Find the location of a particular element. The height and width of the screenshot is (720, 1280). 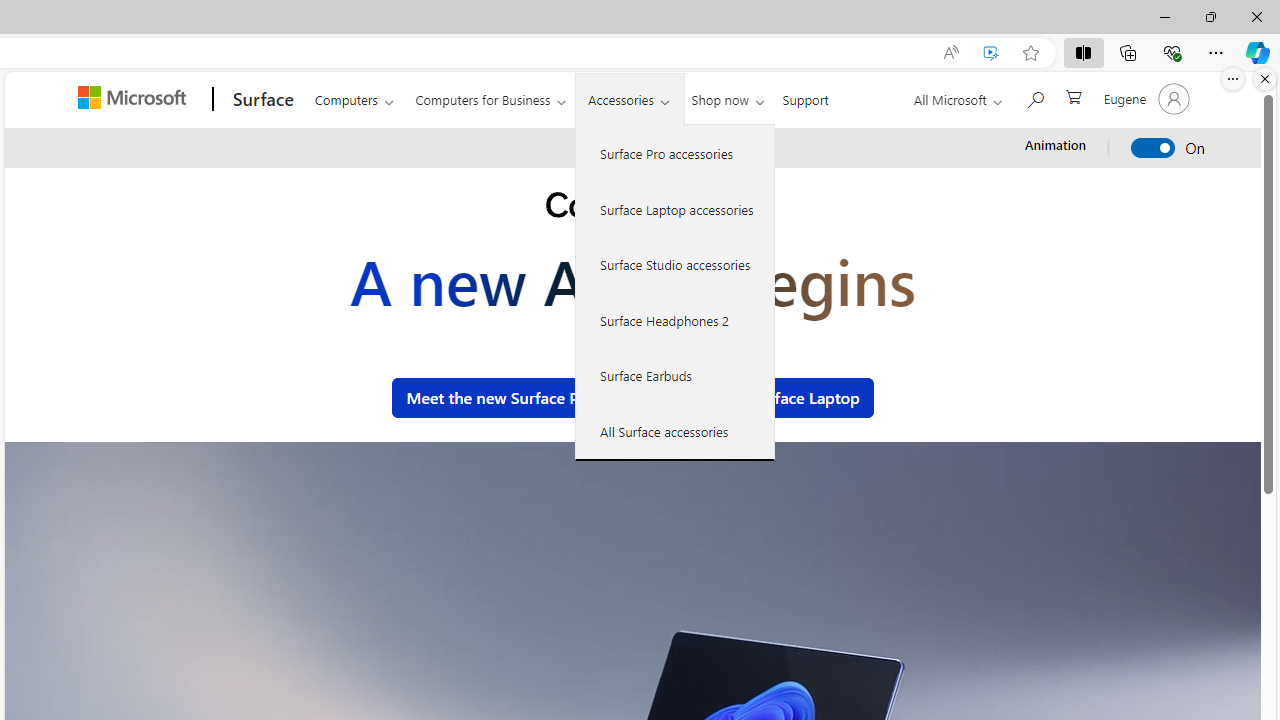

'Account manager for Eugene' is located at coordinates (1144, 99).